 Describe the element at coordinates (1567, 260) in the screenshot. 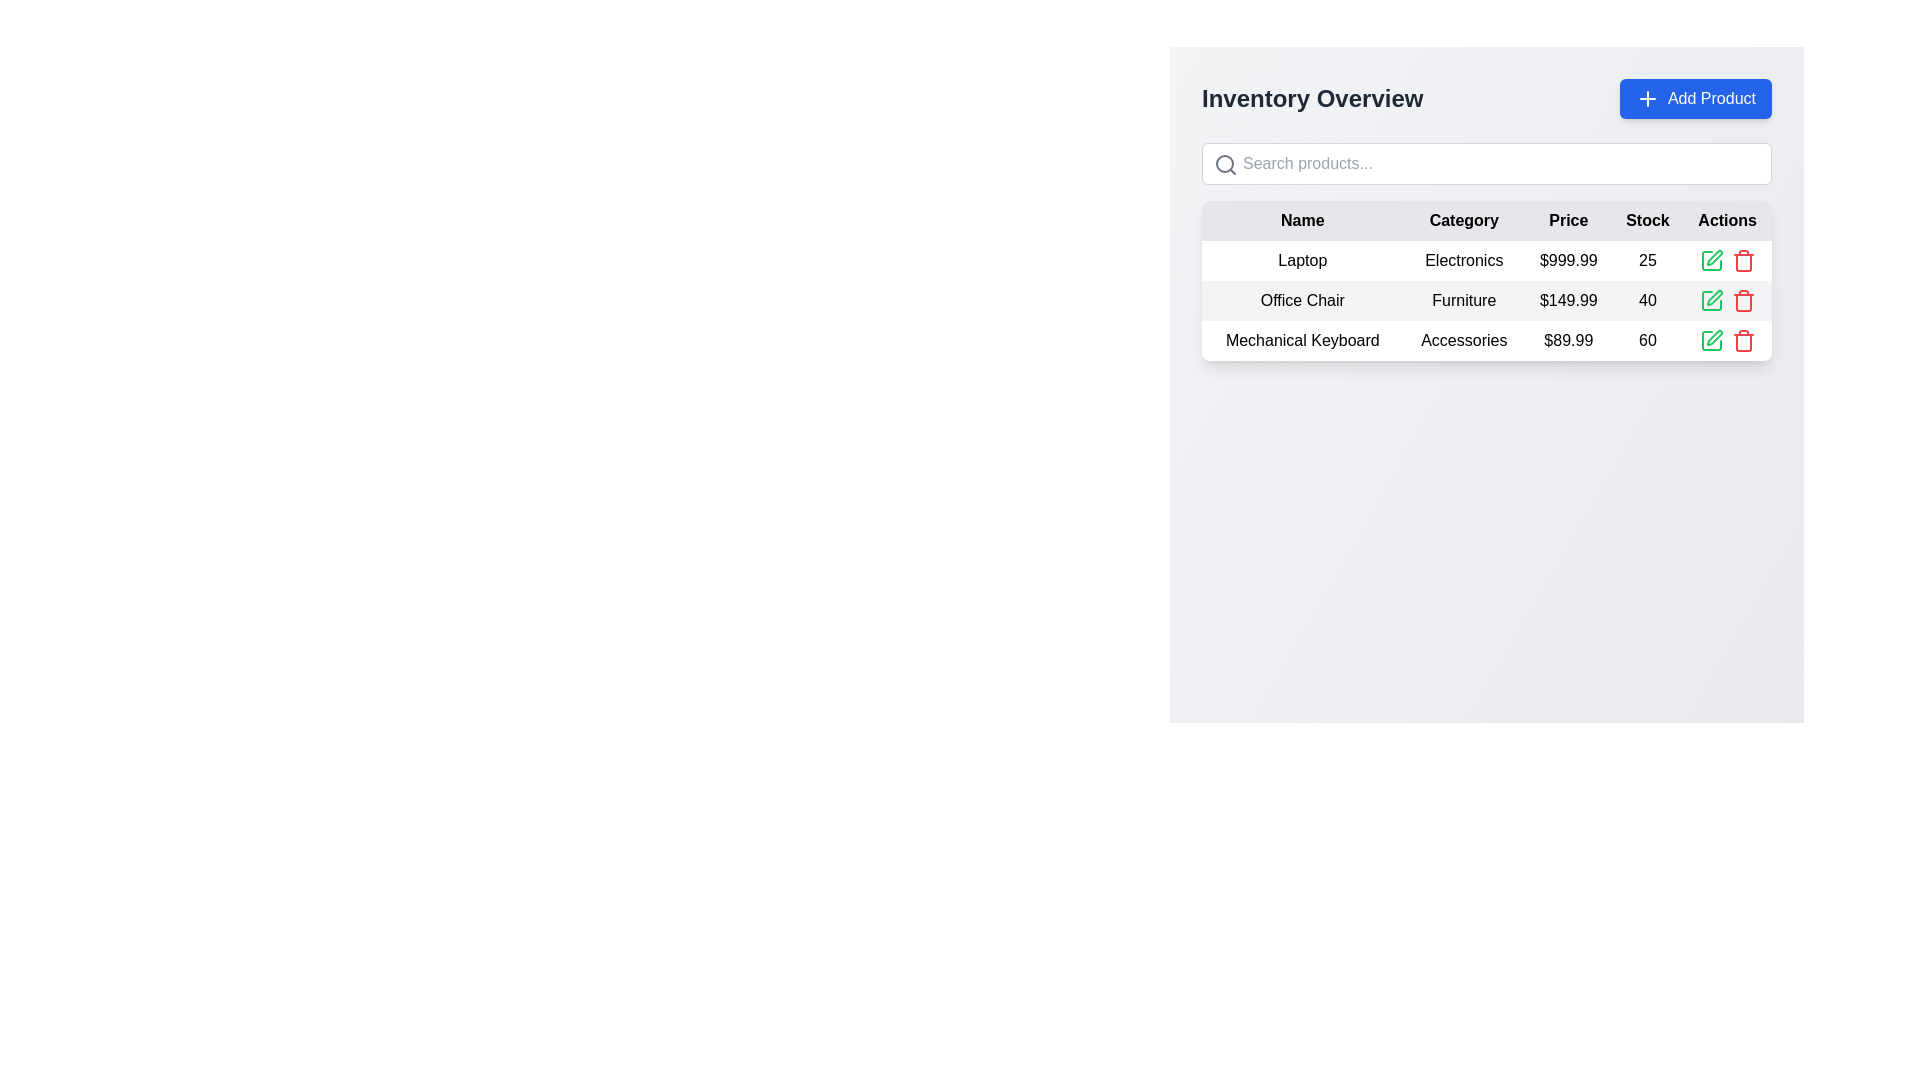

I see `the price label displaying '$999.99' in bold black text located under the 'Price' column in the first row of the table` at that location.